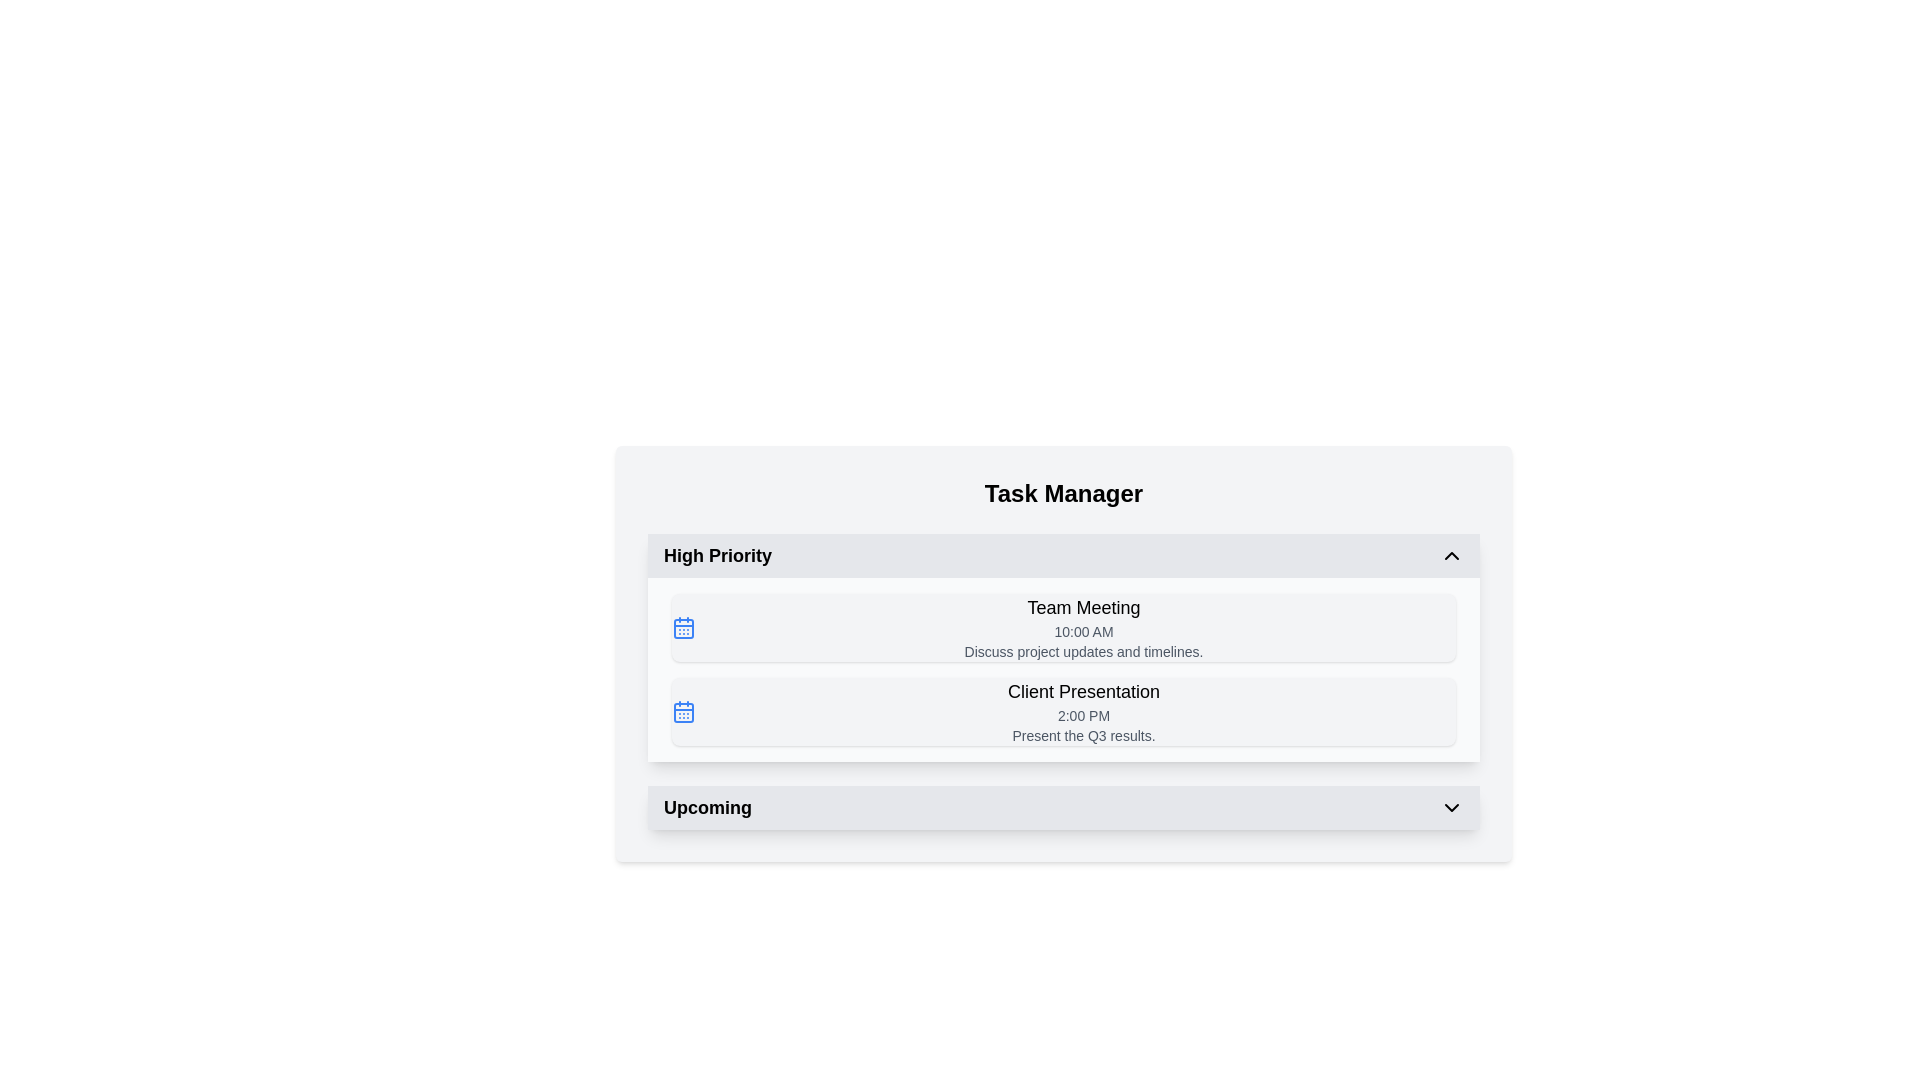 The image size is (1920, 1080). What do you see at coordinates (1063, 711) in the screenshot?
I see `the card labeled 'Client Presentation' that contains a calendar icon and details about the meeting, located in the 'High Priority' section of the task manager interface` at bounding box center [1063, 711].